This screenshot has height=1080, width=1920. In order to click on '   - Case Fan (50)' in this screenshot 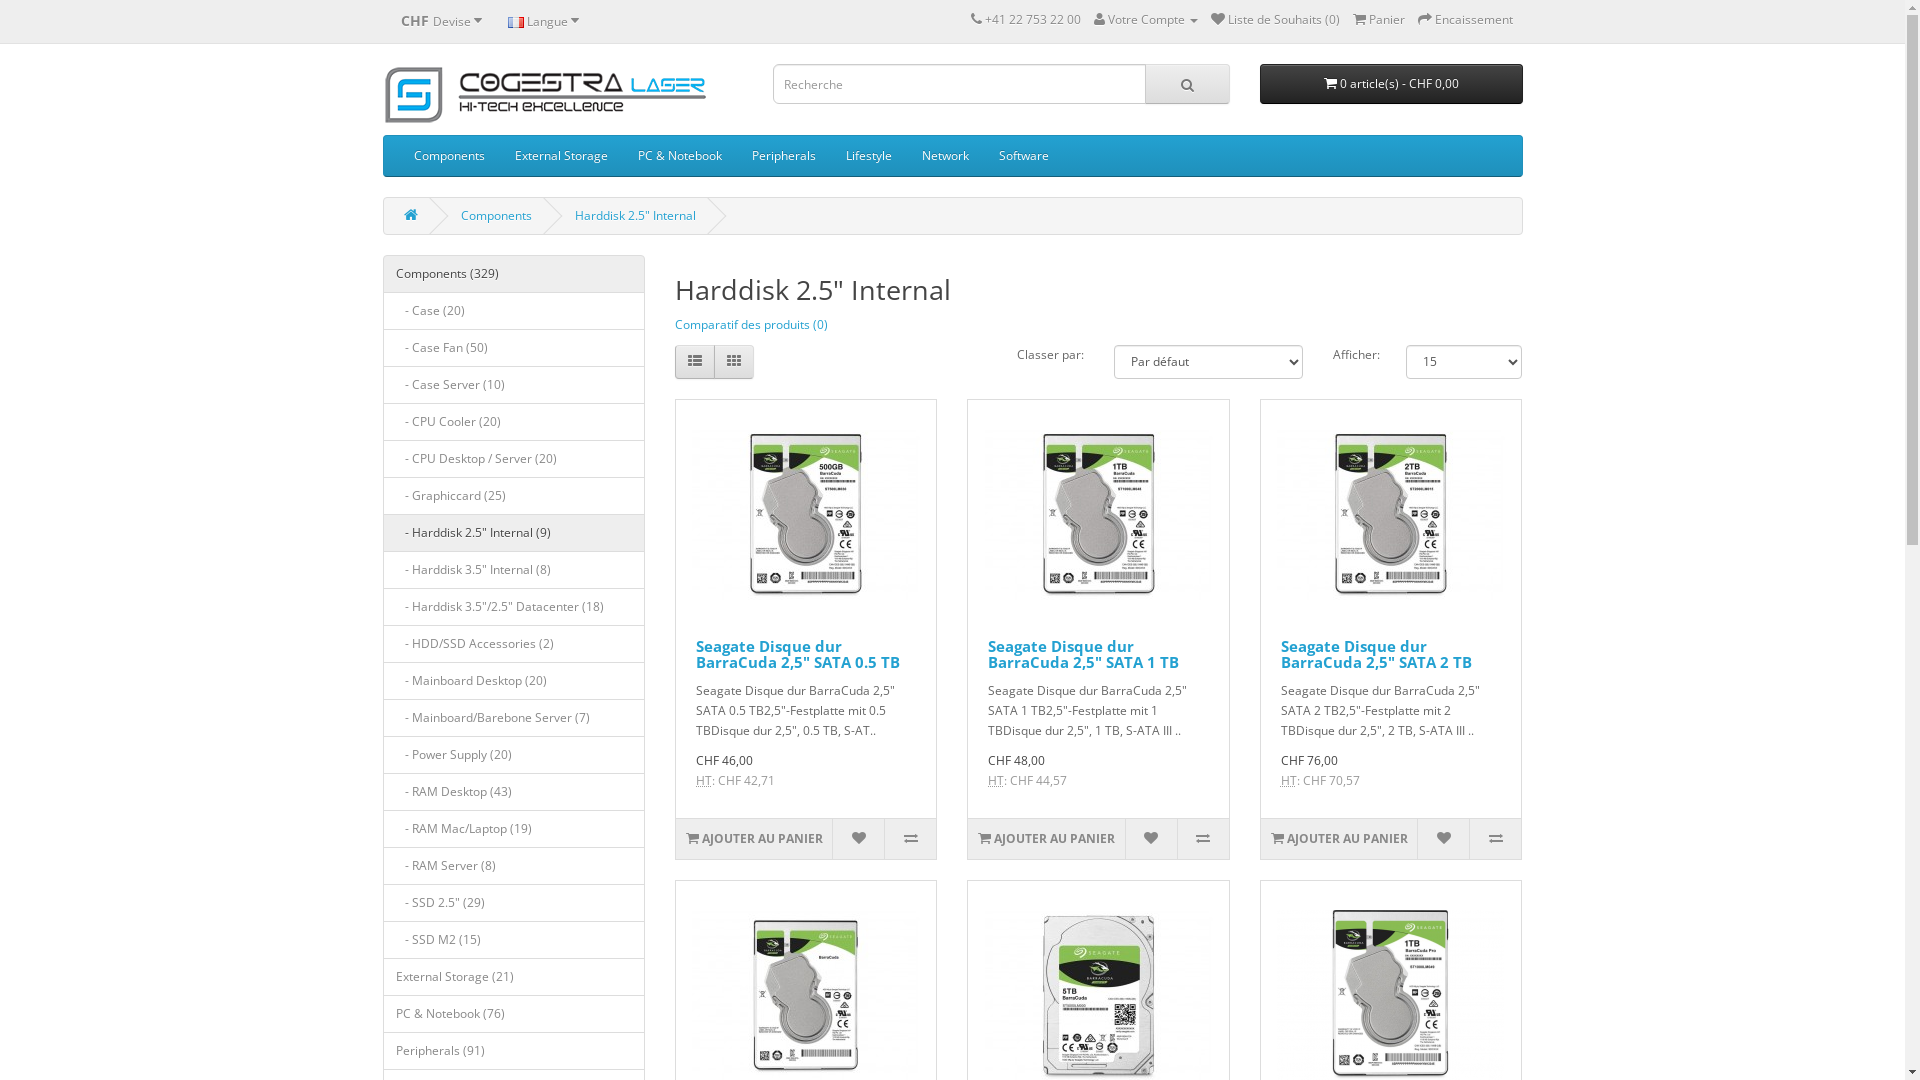, I will do `click(513, 346)`.